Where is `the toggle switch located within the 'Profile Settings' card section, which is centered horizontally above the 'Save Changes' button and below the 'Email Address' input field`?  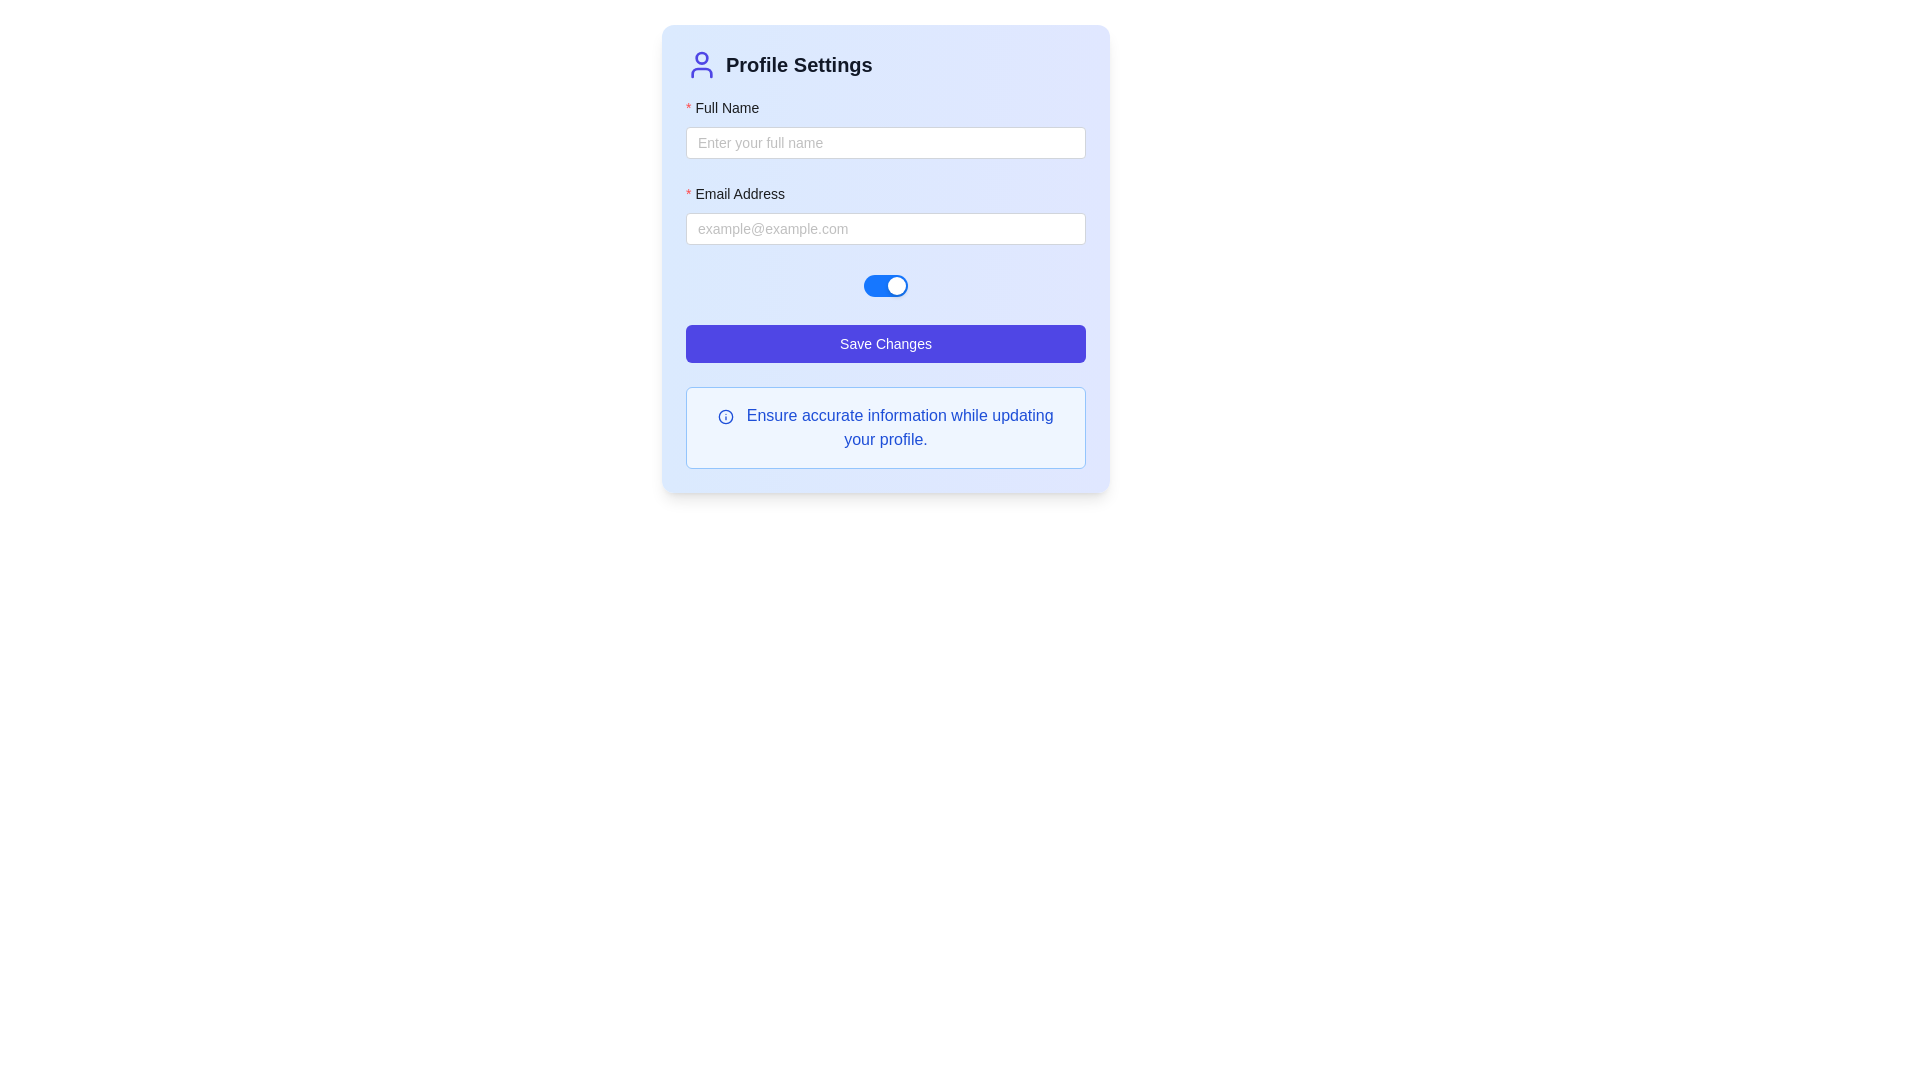
the toggle switch located within the 'Profile Settings' card section, which is centered horizontally above the 'Save Changes' button and below the 'Email Address' input field is located at coordinates (885, 285).